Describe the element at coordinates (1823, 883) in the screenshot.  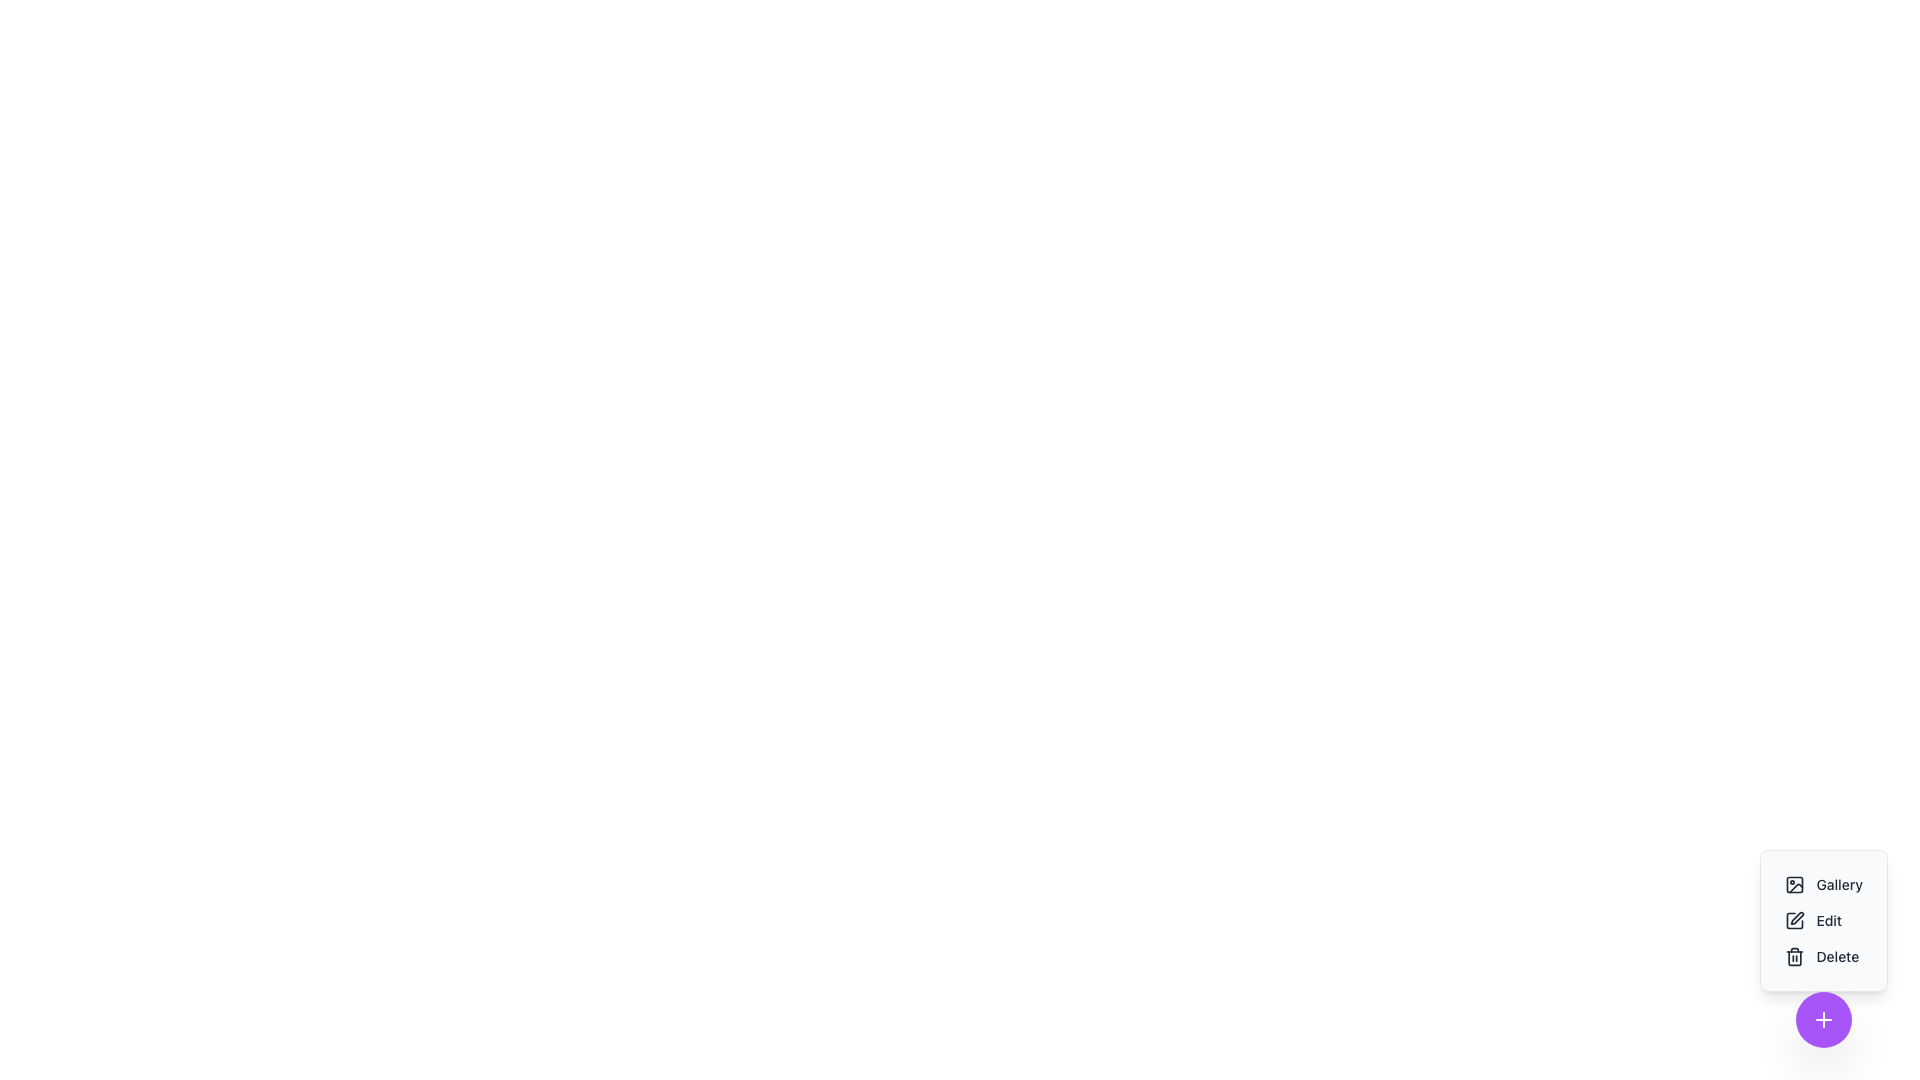
I see `the 'Gallery' button, which features a photo frame icon and is the first item in a vertical list within a floating context menu` at that location.